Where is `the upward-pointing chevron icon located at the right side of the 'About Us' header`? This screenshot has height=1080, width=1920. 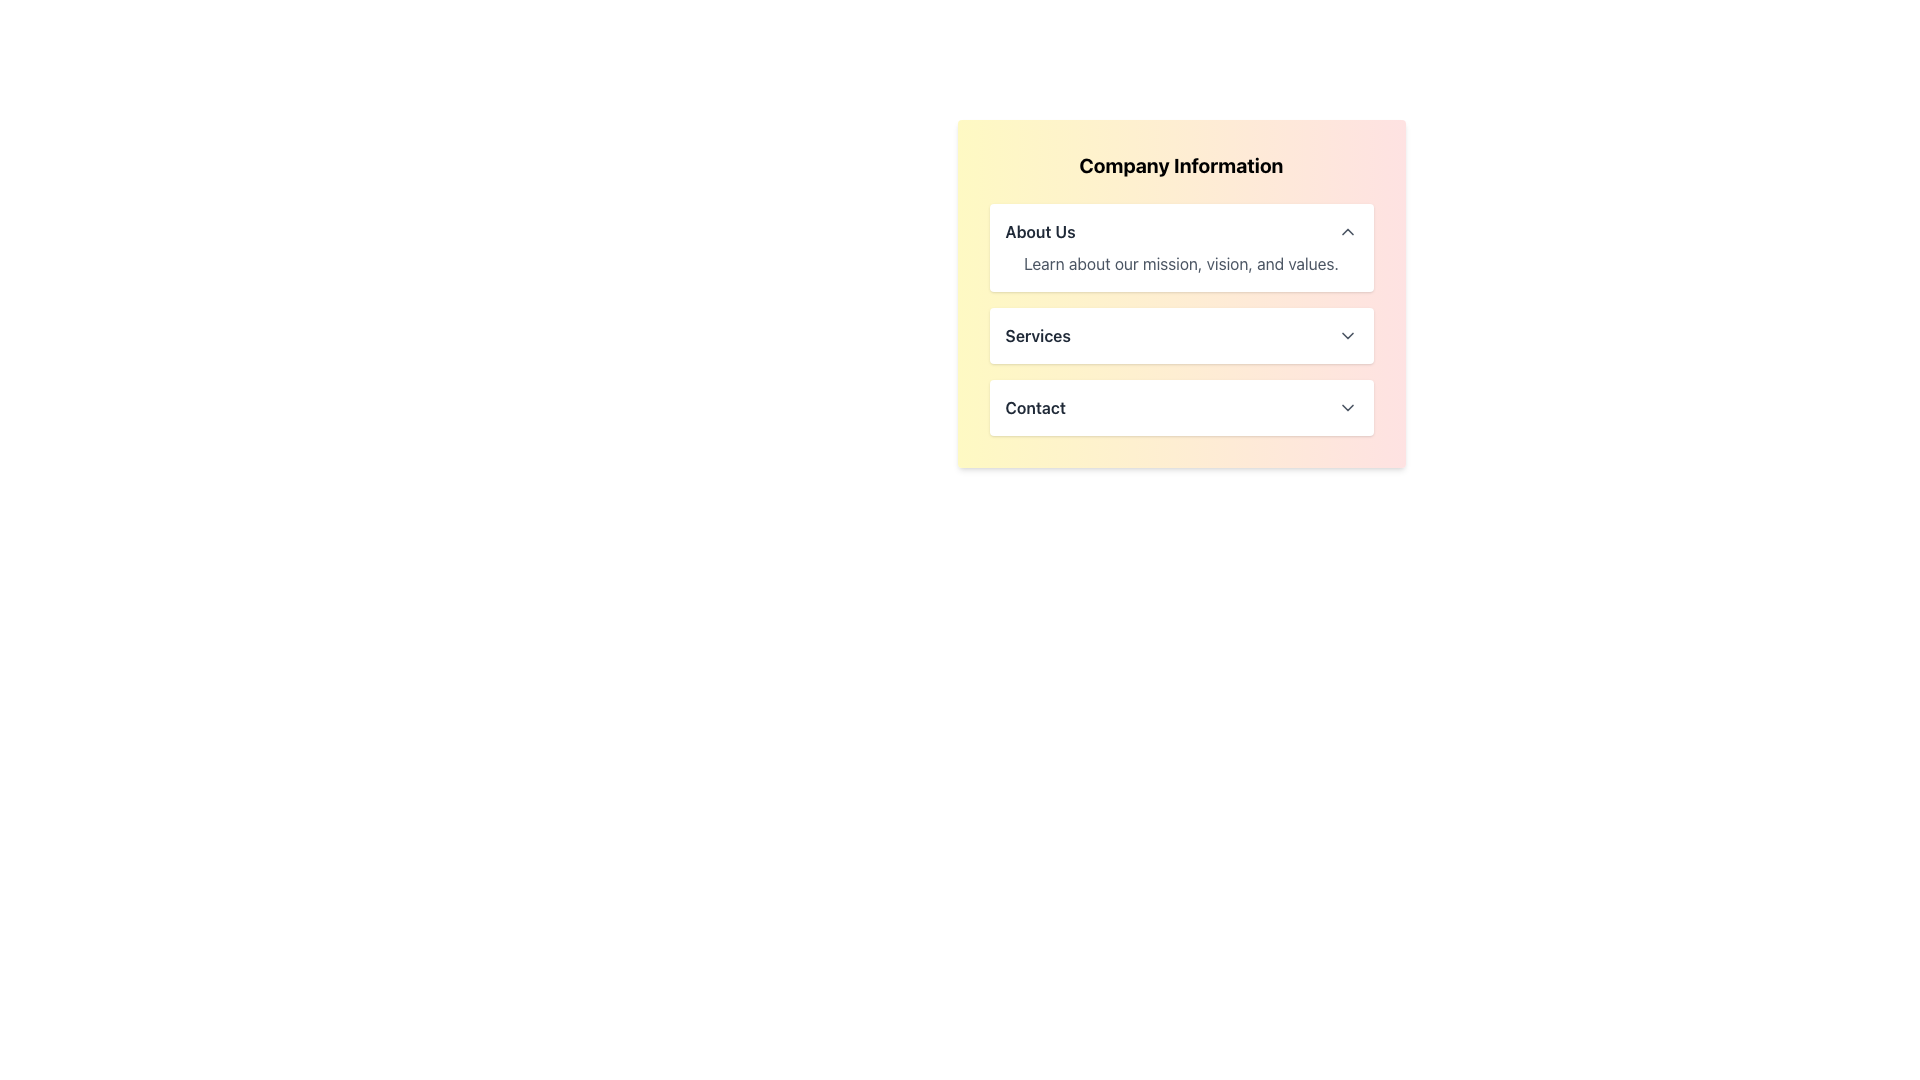
the upward-pointing chevron icon located at the right side of the 'About Us' header is located at coordinates (1347, 230).